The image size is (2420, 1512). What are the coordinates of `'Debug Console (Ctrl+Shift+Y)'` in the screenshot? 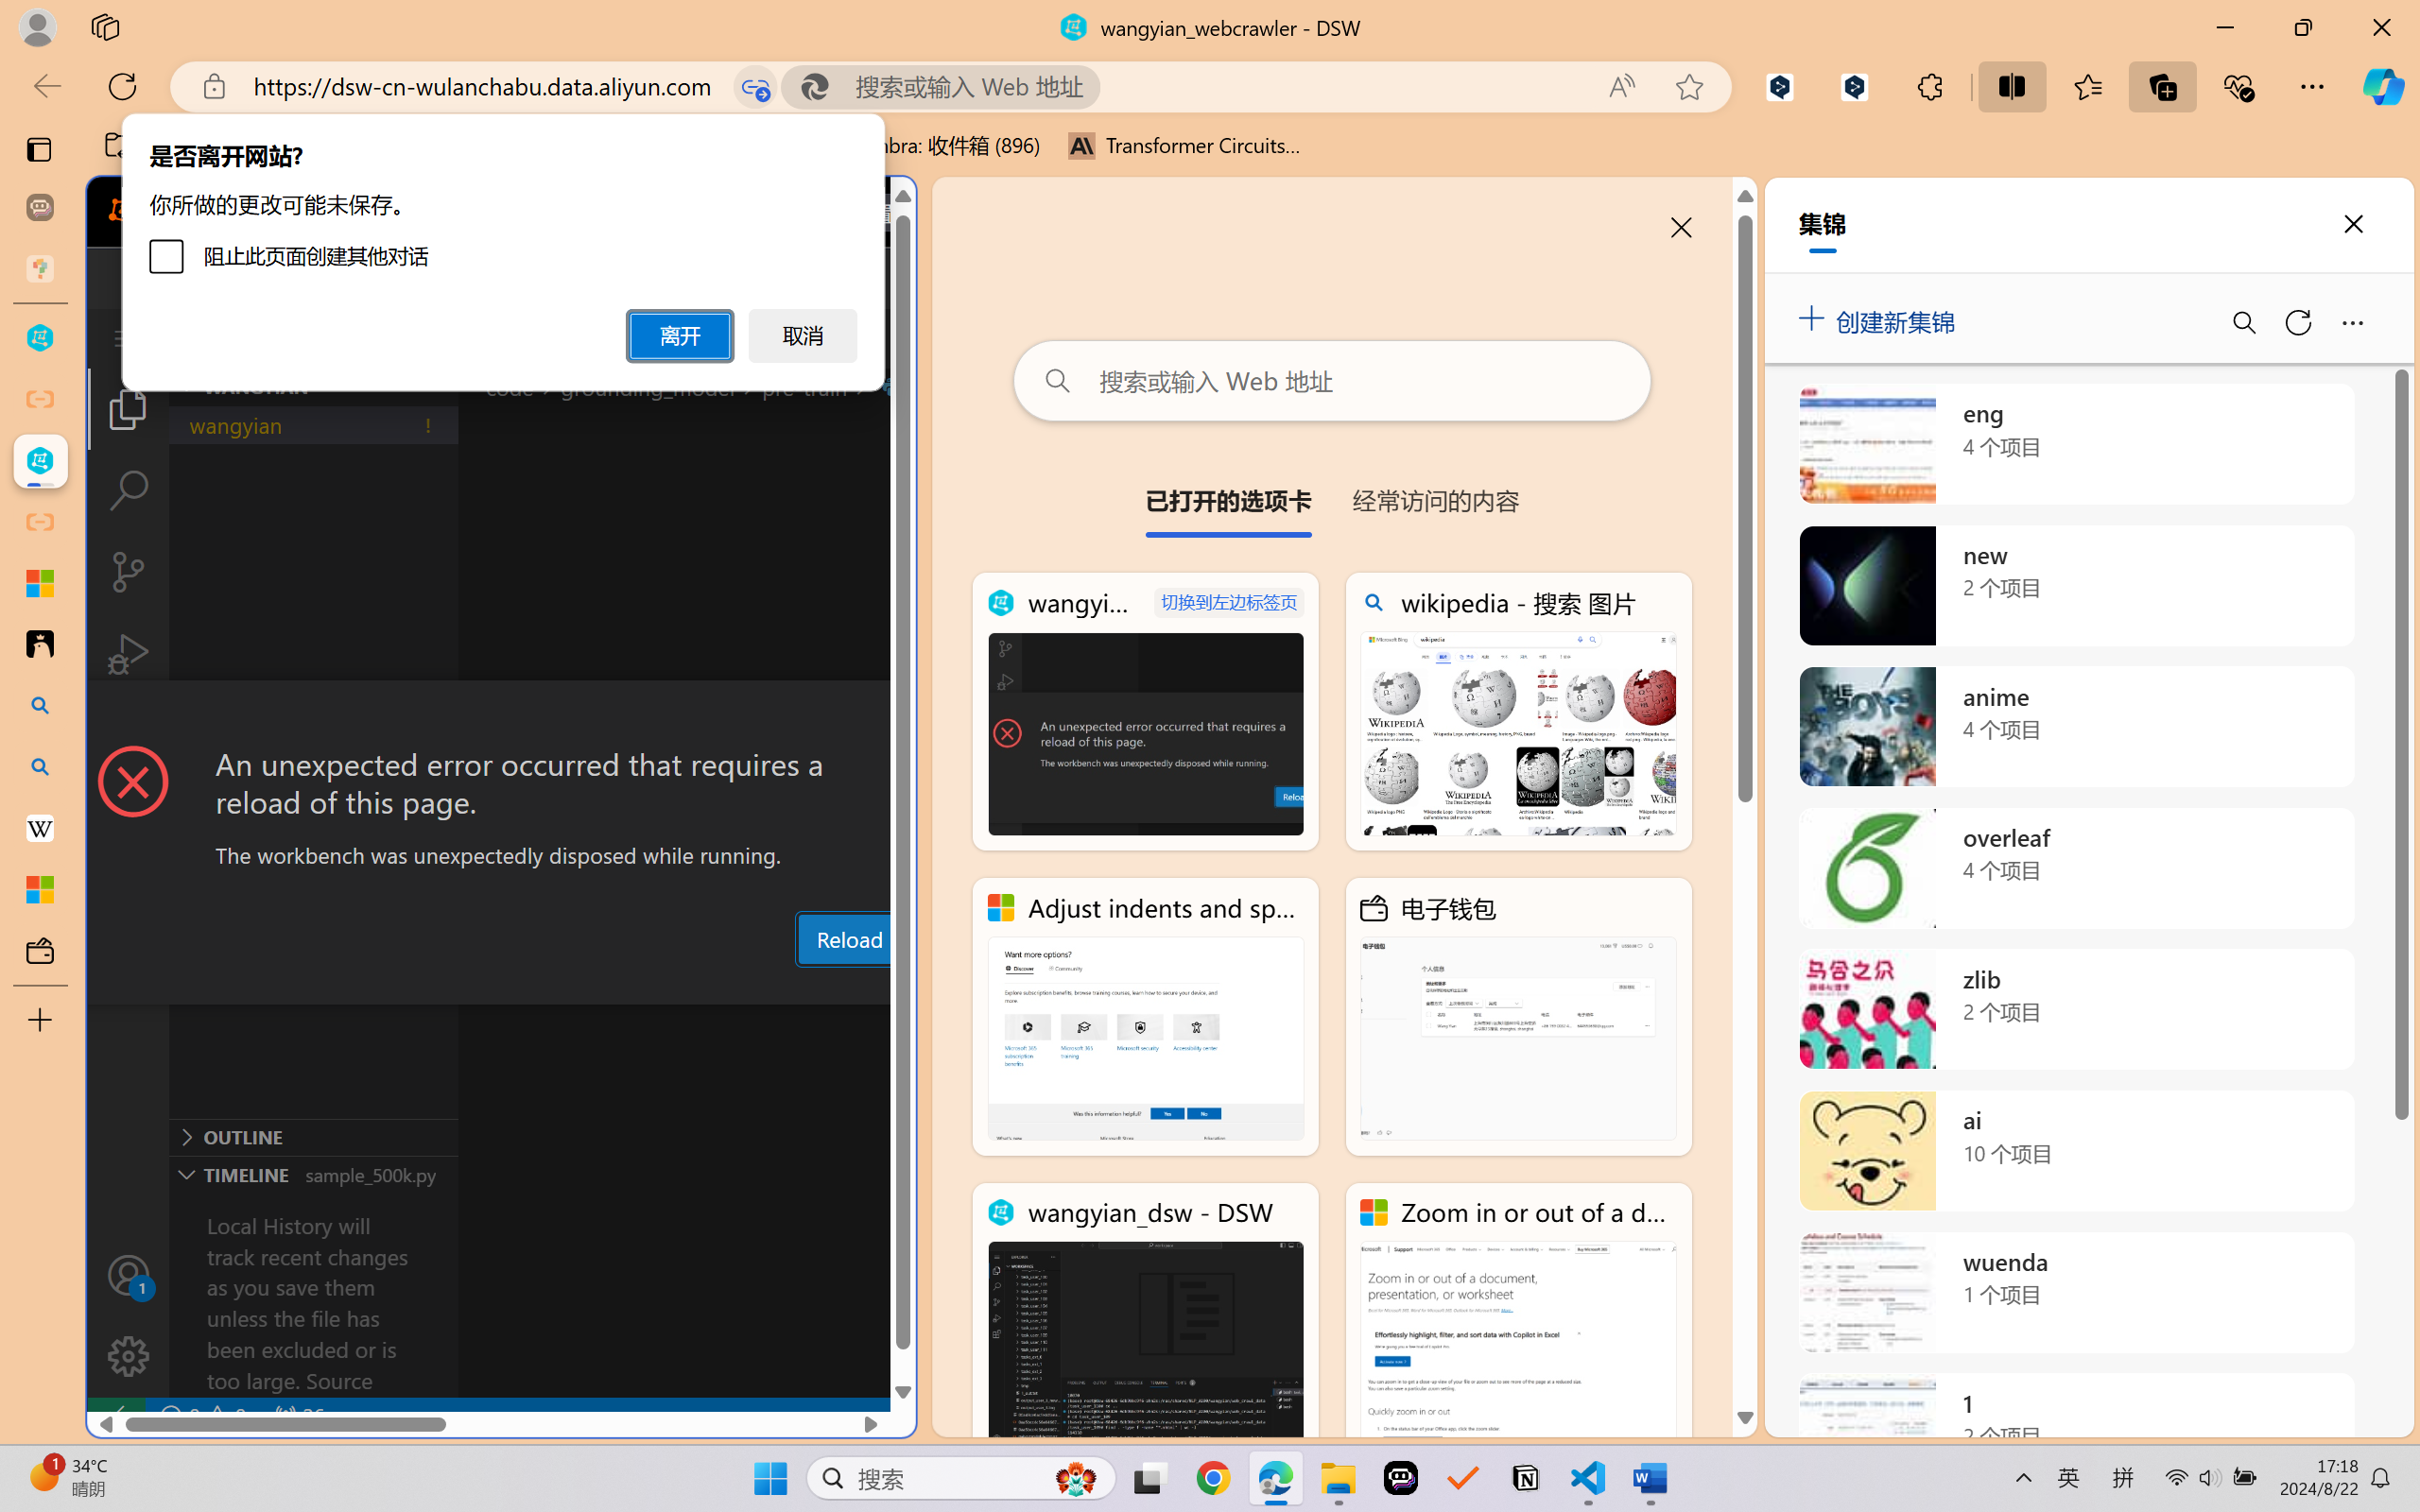 It's located at (807, 986).